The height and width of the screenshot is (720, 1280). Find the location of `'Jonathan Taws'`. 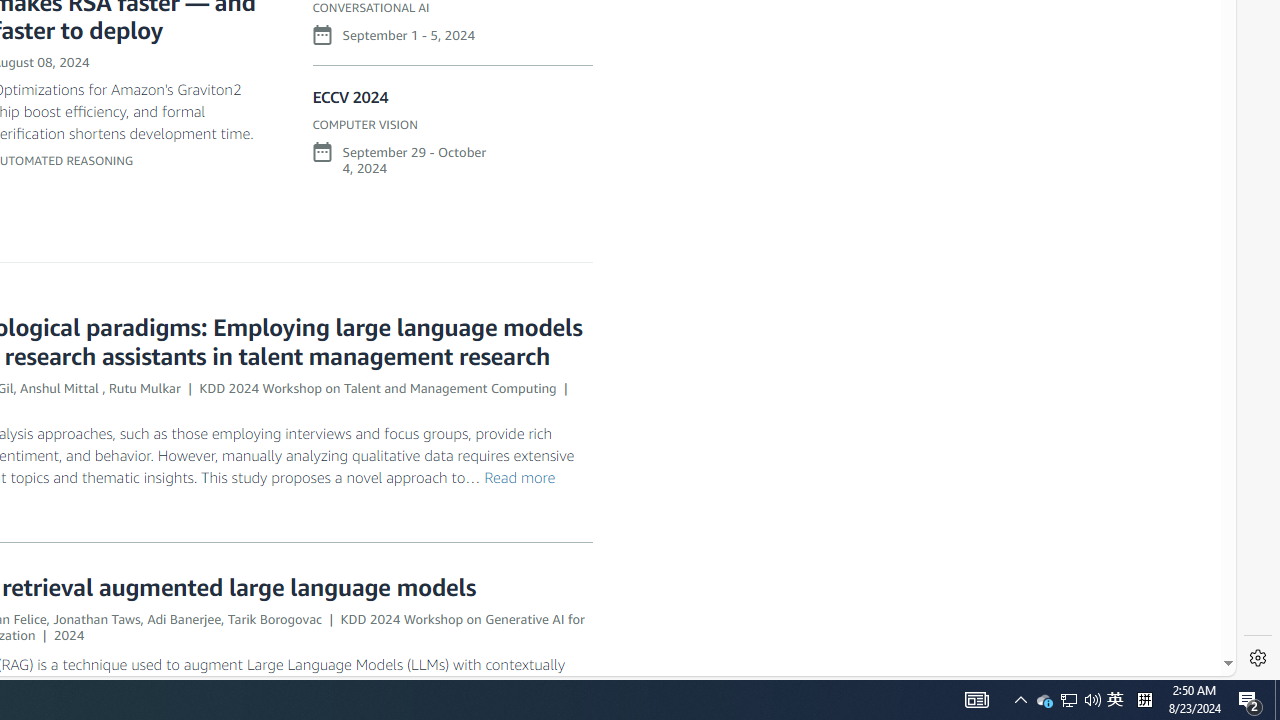

'Jonathan Taws' is located at coordinates (95, 617).